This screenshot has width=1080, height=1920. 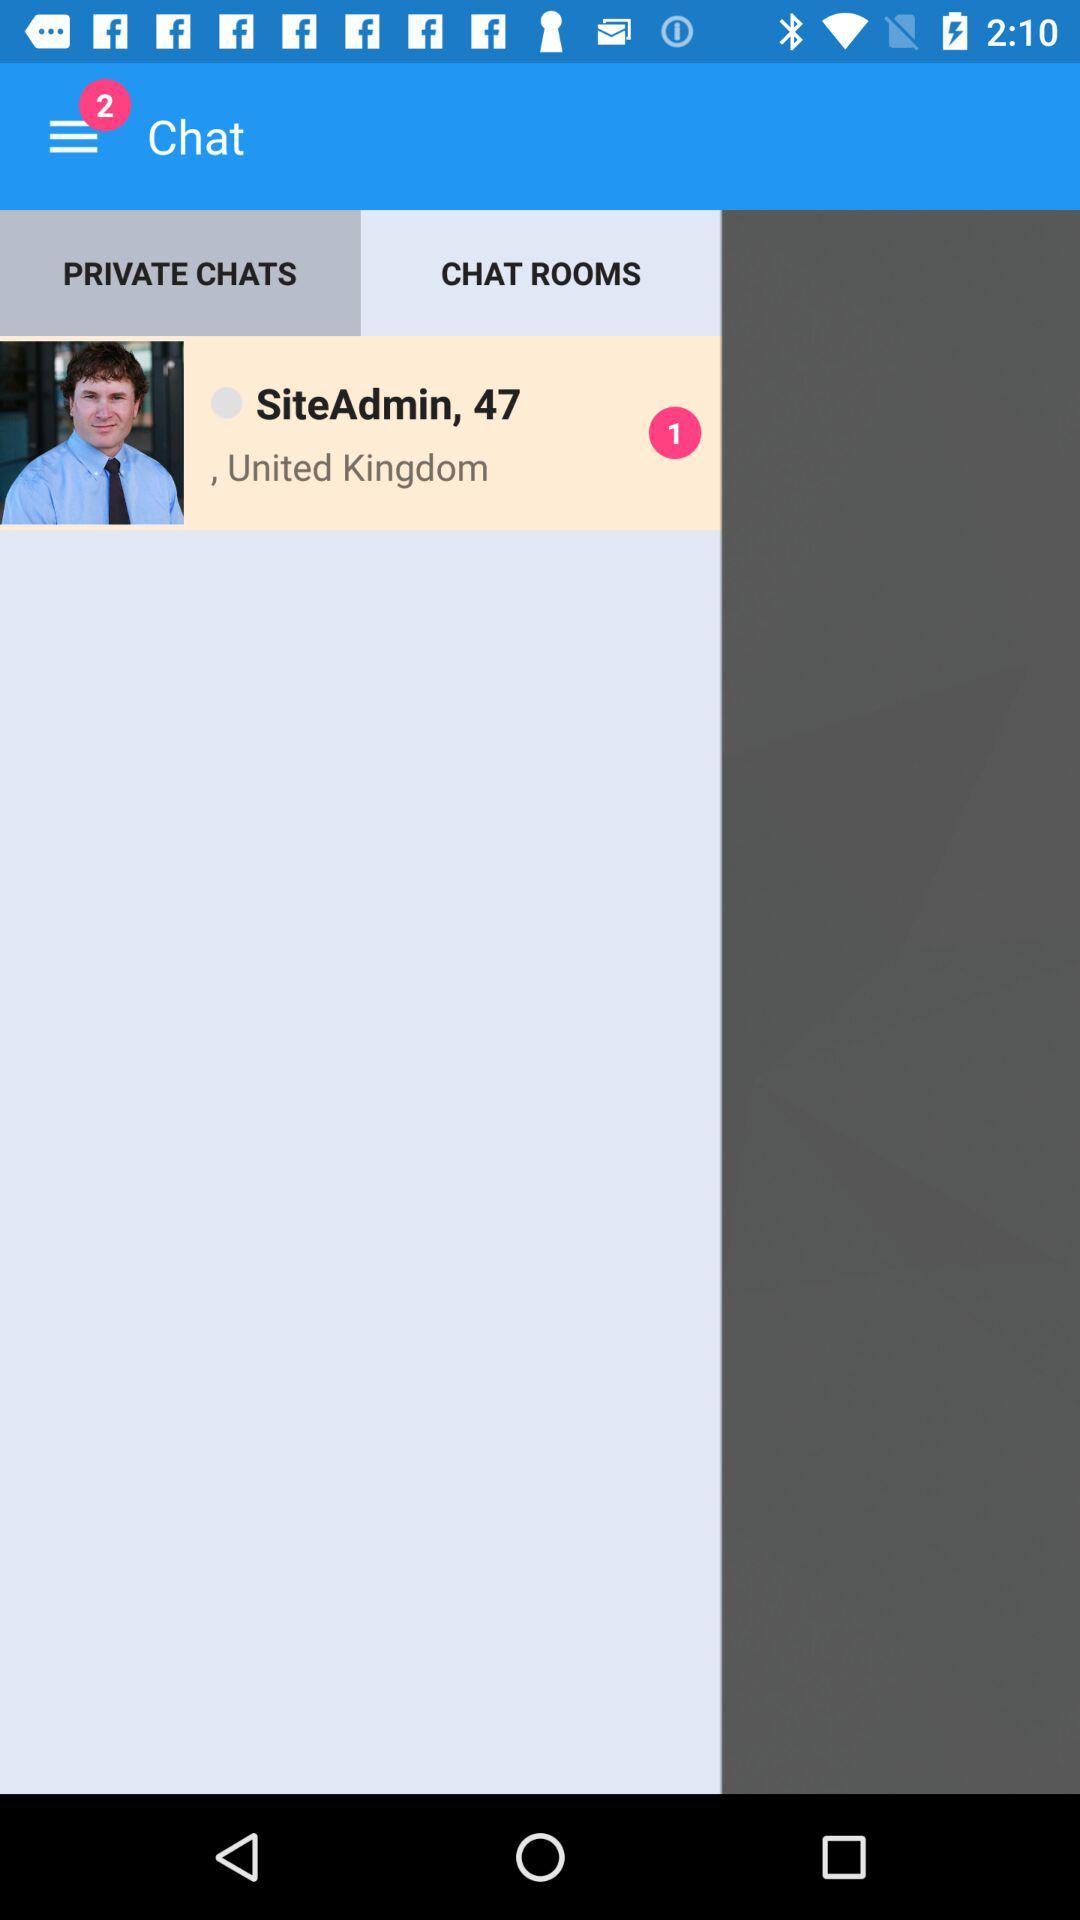 What do you see at coordinates (72, 135) in the screenshot?
I see `icon next to the chat` at bounding box center [72, 135].